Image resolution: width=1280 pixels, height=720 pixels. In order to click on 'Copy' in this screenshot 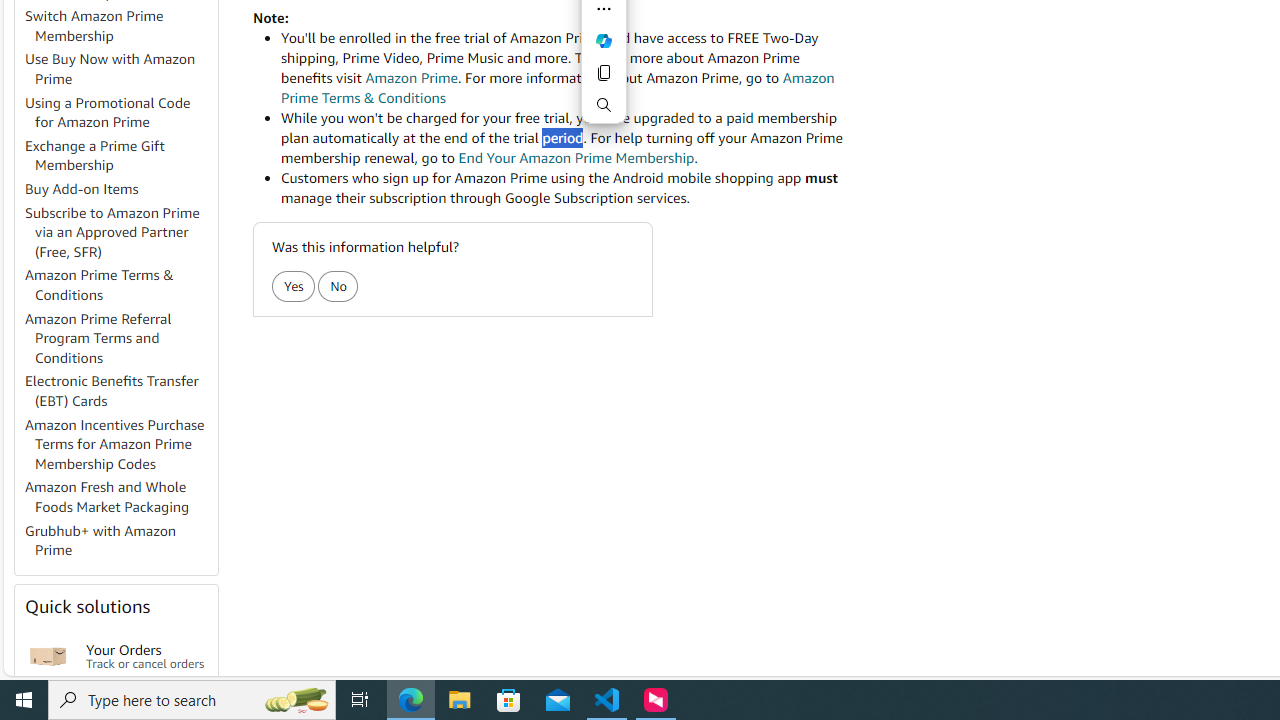, I will do `click(603, 72)`.